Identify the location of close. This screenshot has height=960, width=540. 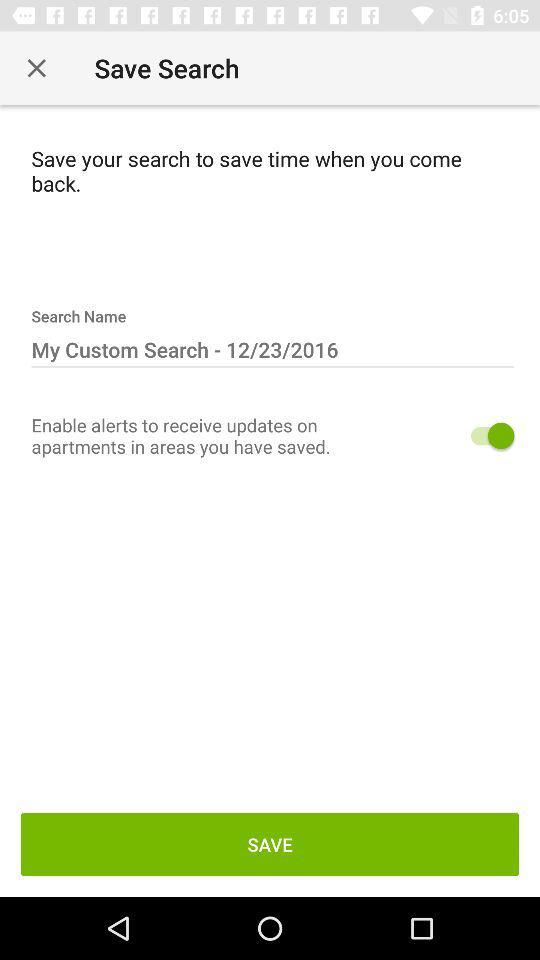
(36, 68).